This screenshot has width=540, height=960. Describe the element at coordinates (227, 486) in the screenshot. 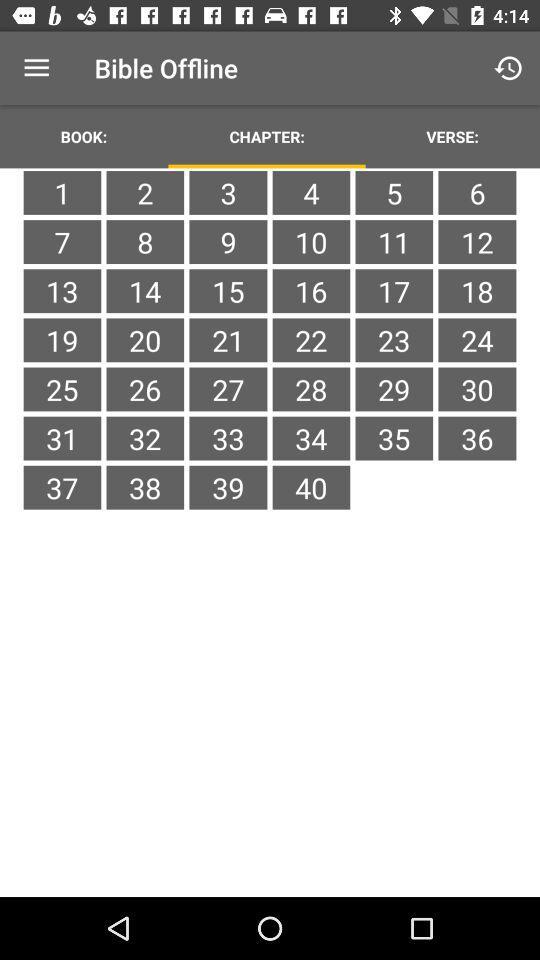

I see `icon to the right of the 32 icon` at that location.